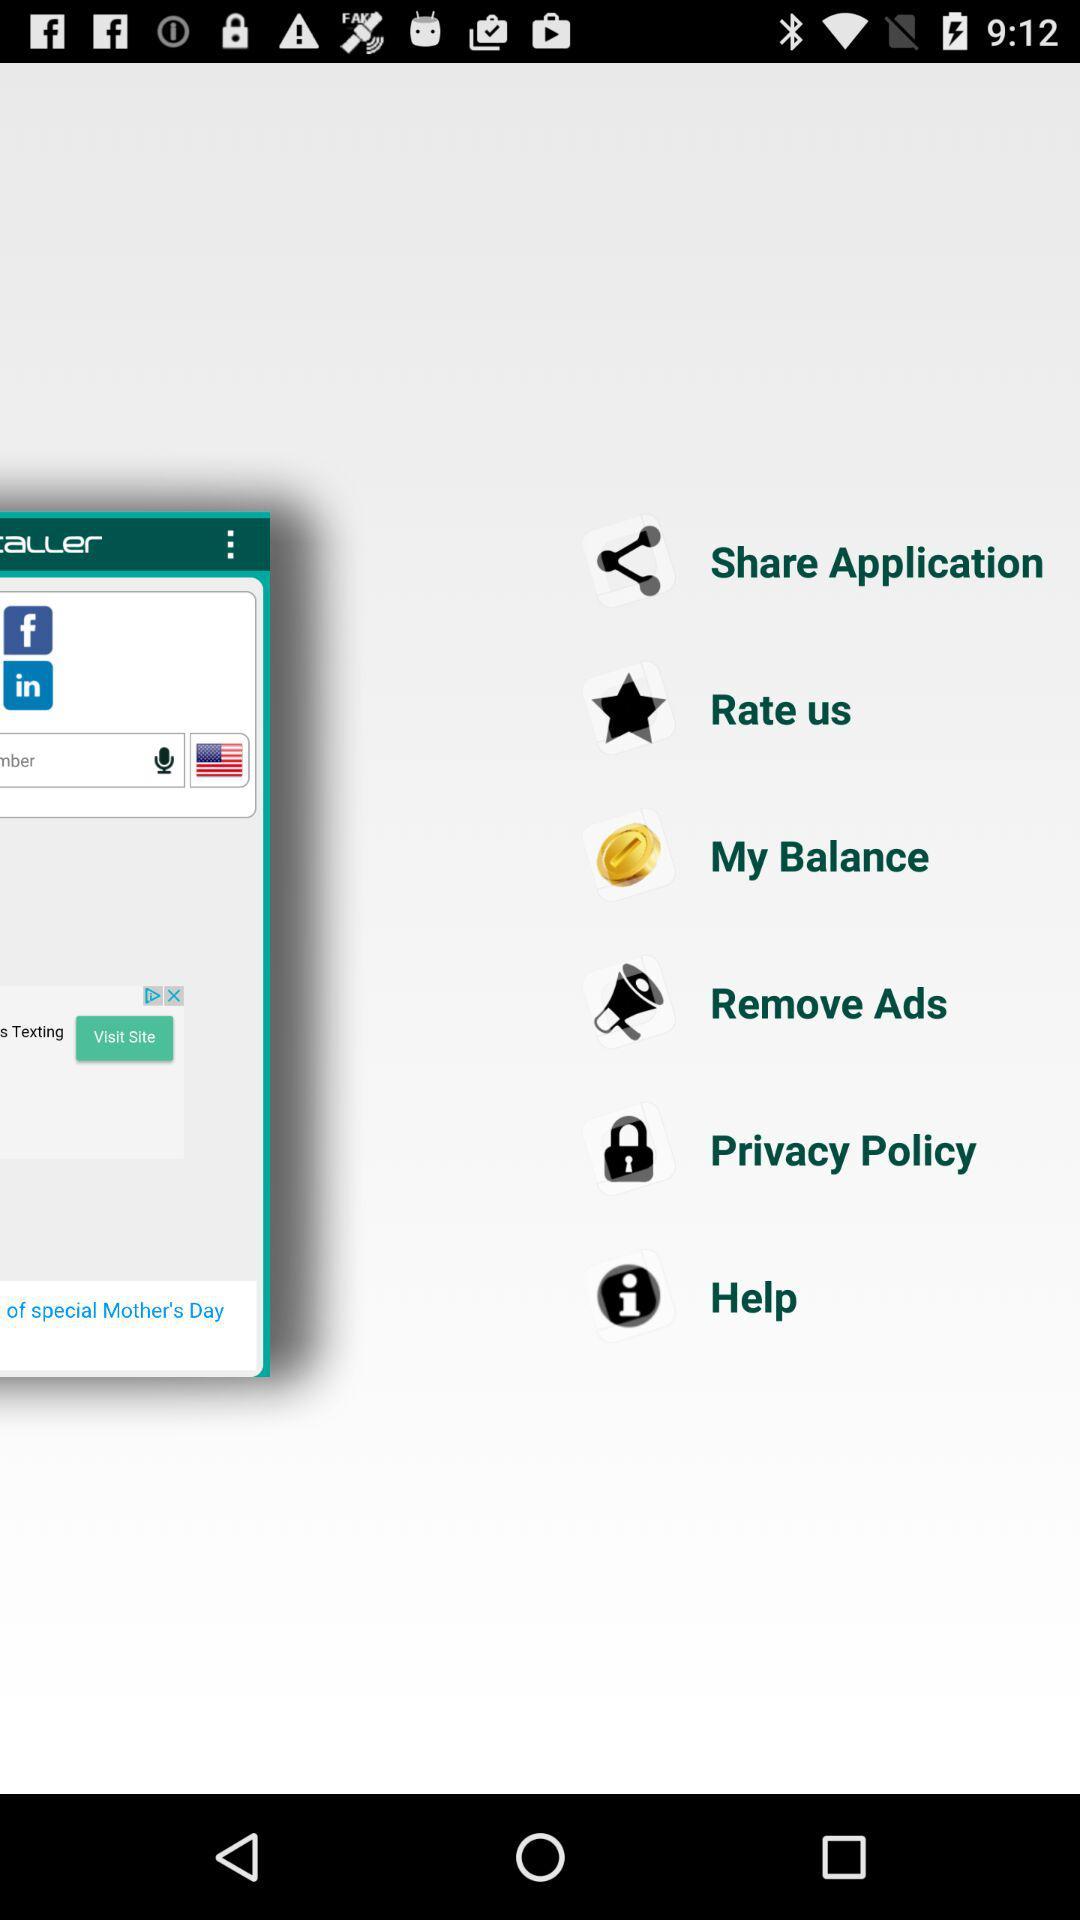 The width and height of the screenshot is (1080, 1920). What do you see at coordinates (91, 1071) in the screenshot?
I see `advertisement link` at bounding box center [91, 1071].